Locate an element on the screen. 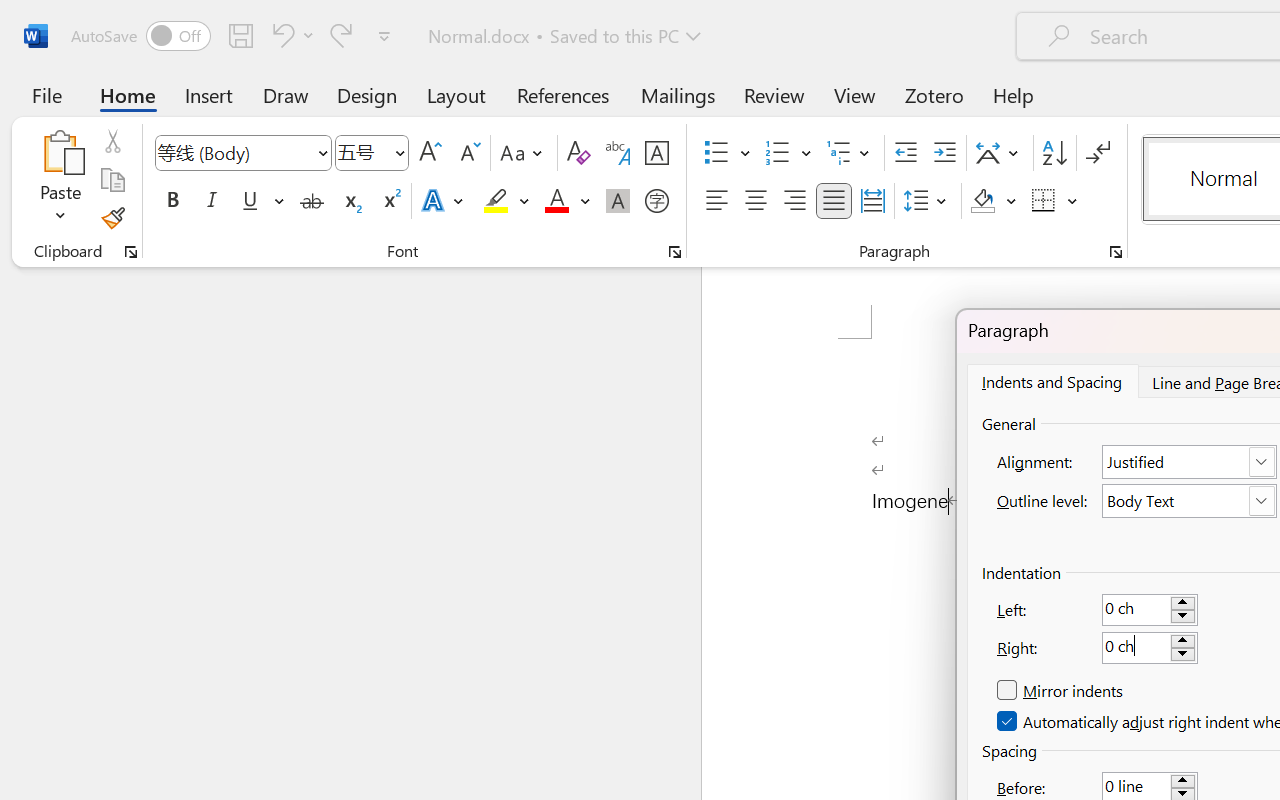  'Format Painter' is located at coordinates (111, 218).